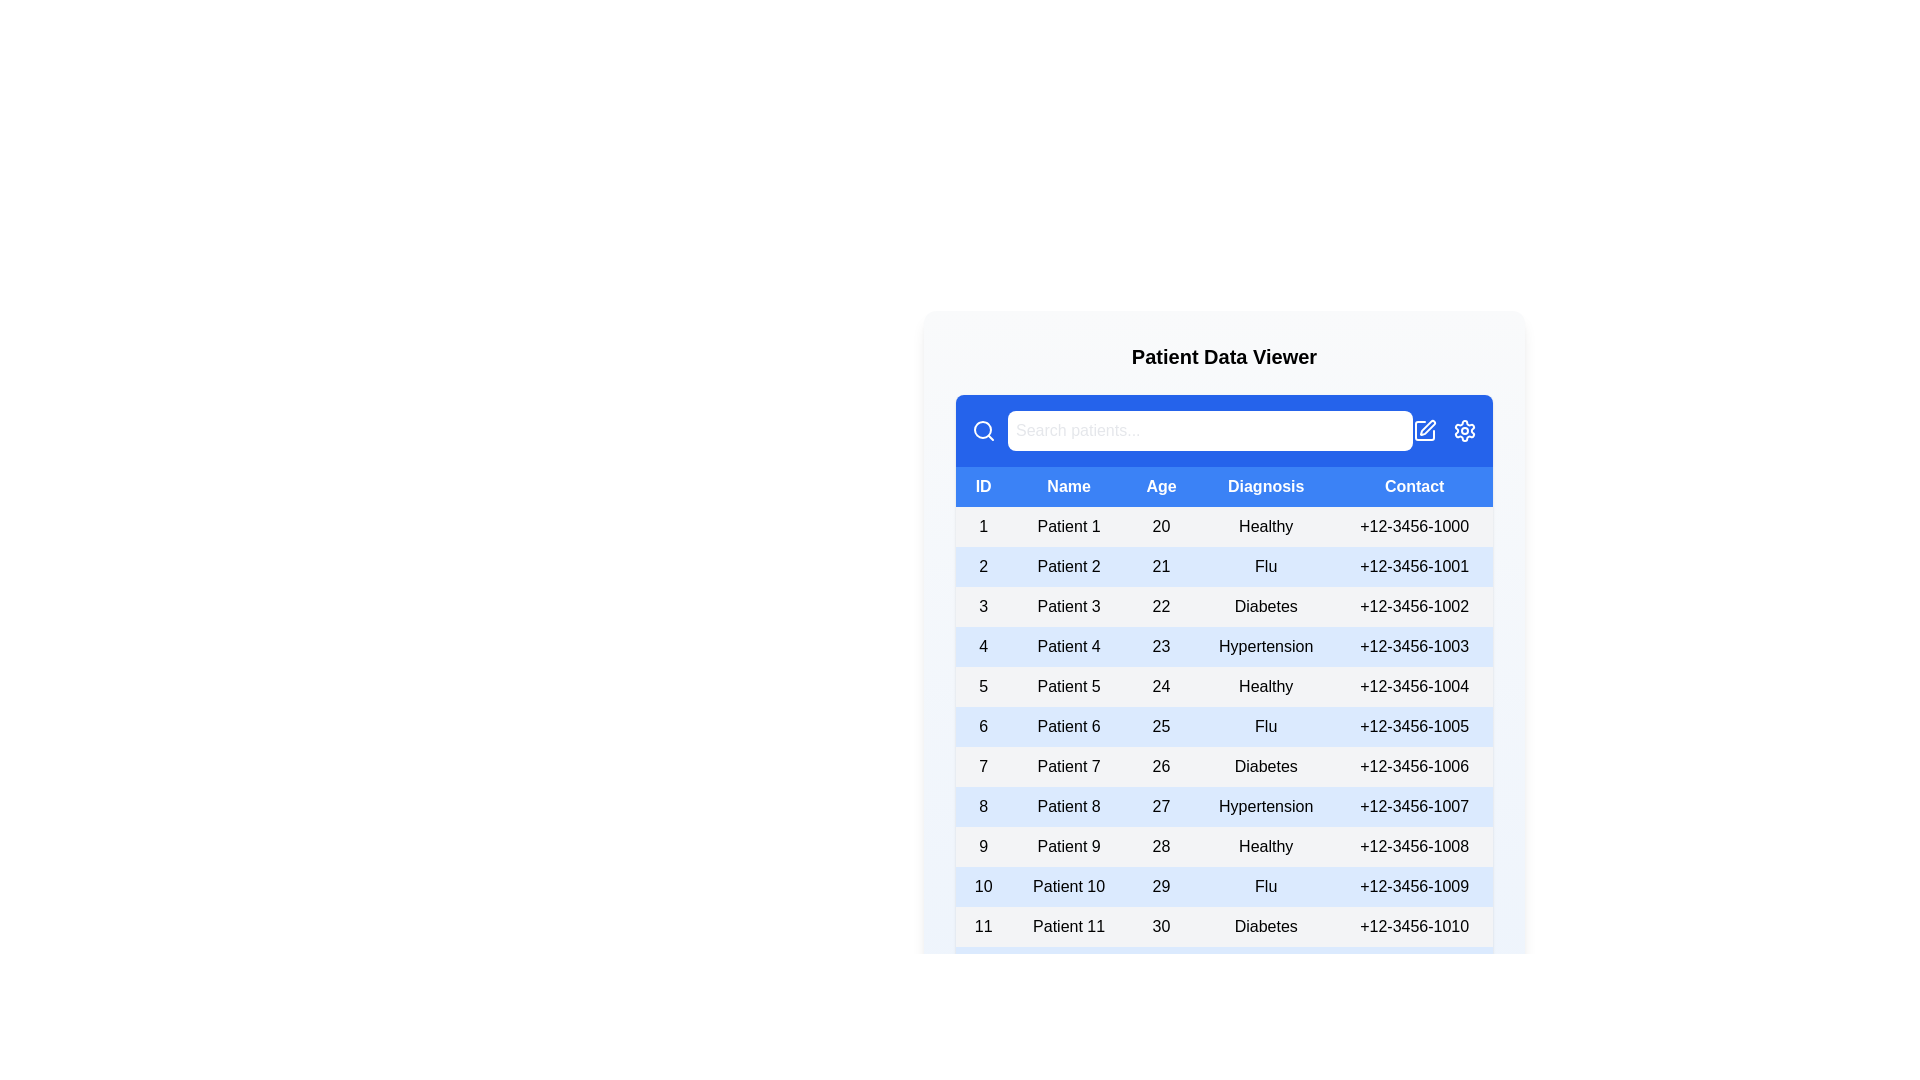 The width and height of the screenshot is (1920, 1080). What do you see at coordinates (1265, 486) in the screenshot?
I see `the column header Diagnosis to sort the table by that column` at bounding box center [1265, 486].